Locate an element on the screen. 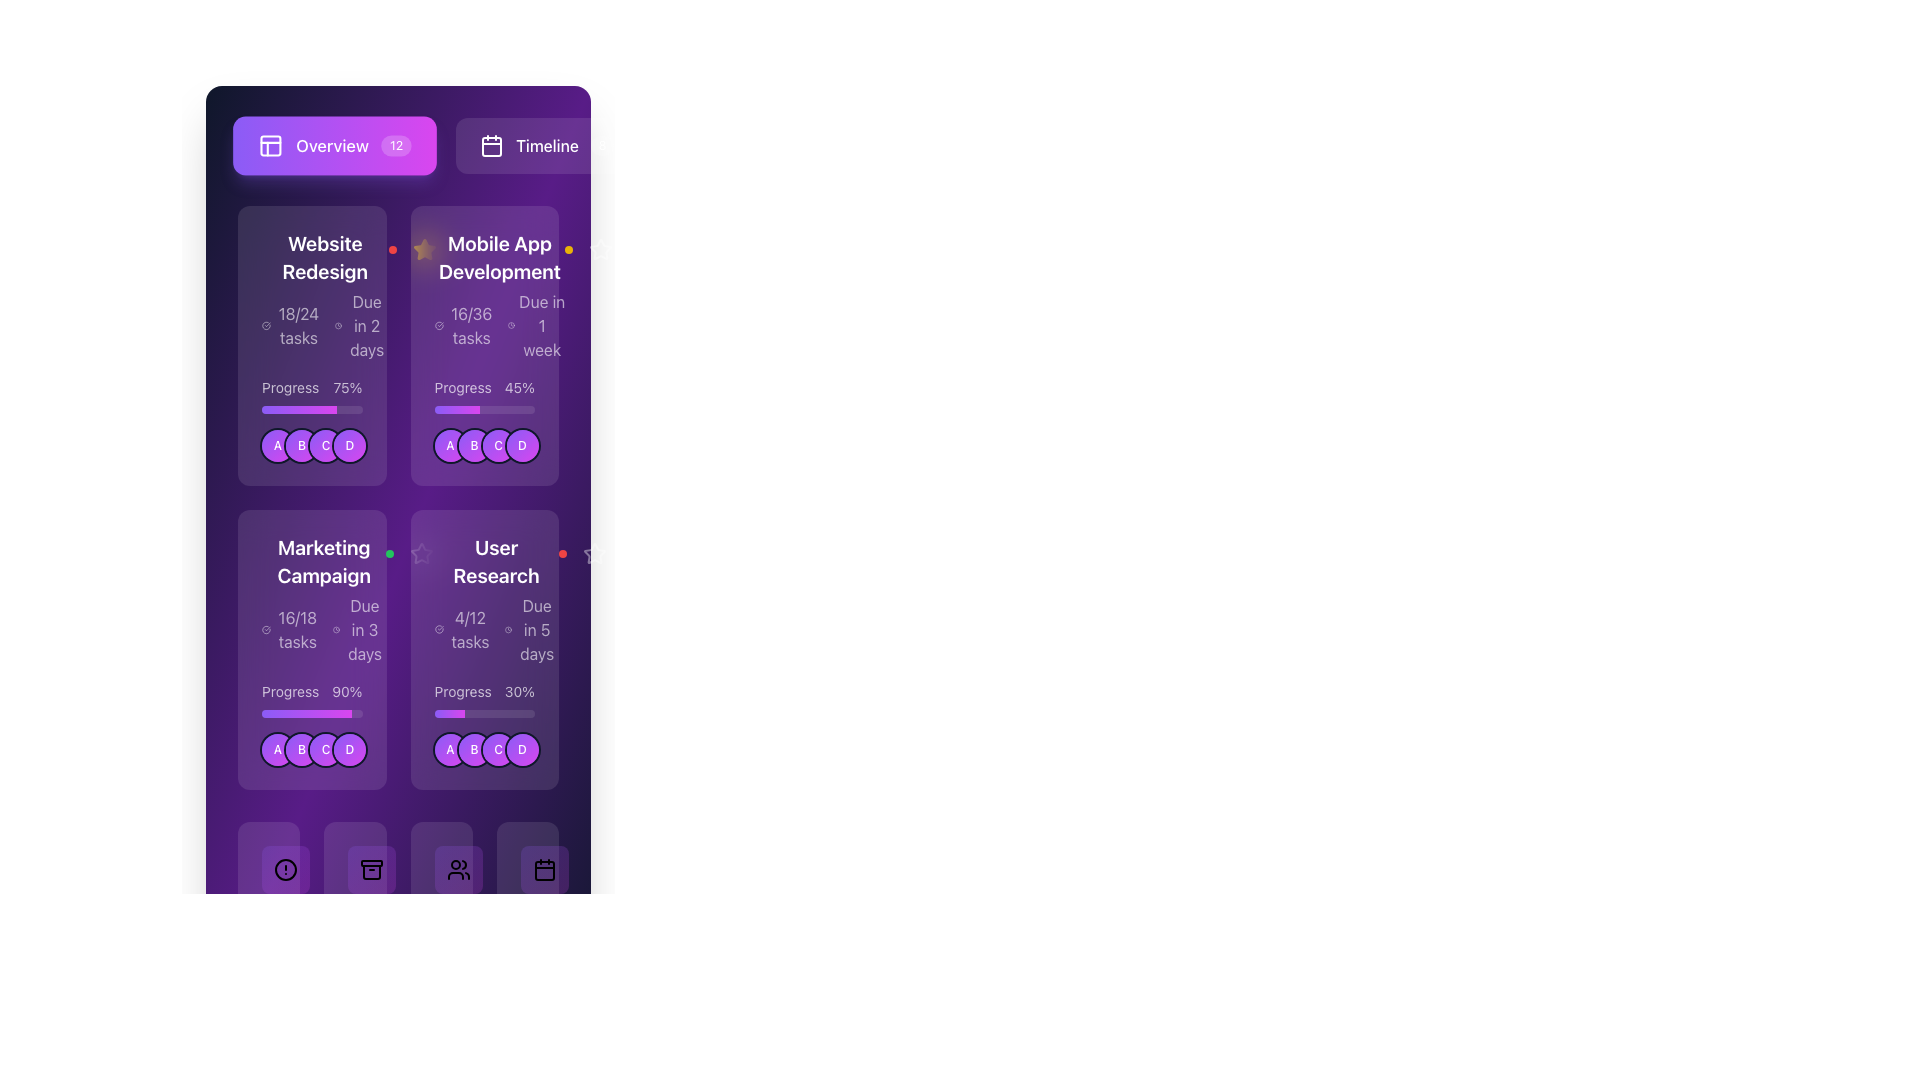 The width and height of the screenshot is (1920, 1080). the first badge in the horizontal sequence labeled 'A' associated with the 'Mobile App Development' card located in the upper-right quadrant of the interface is located at coordinates (449, 445).